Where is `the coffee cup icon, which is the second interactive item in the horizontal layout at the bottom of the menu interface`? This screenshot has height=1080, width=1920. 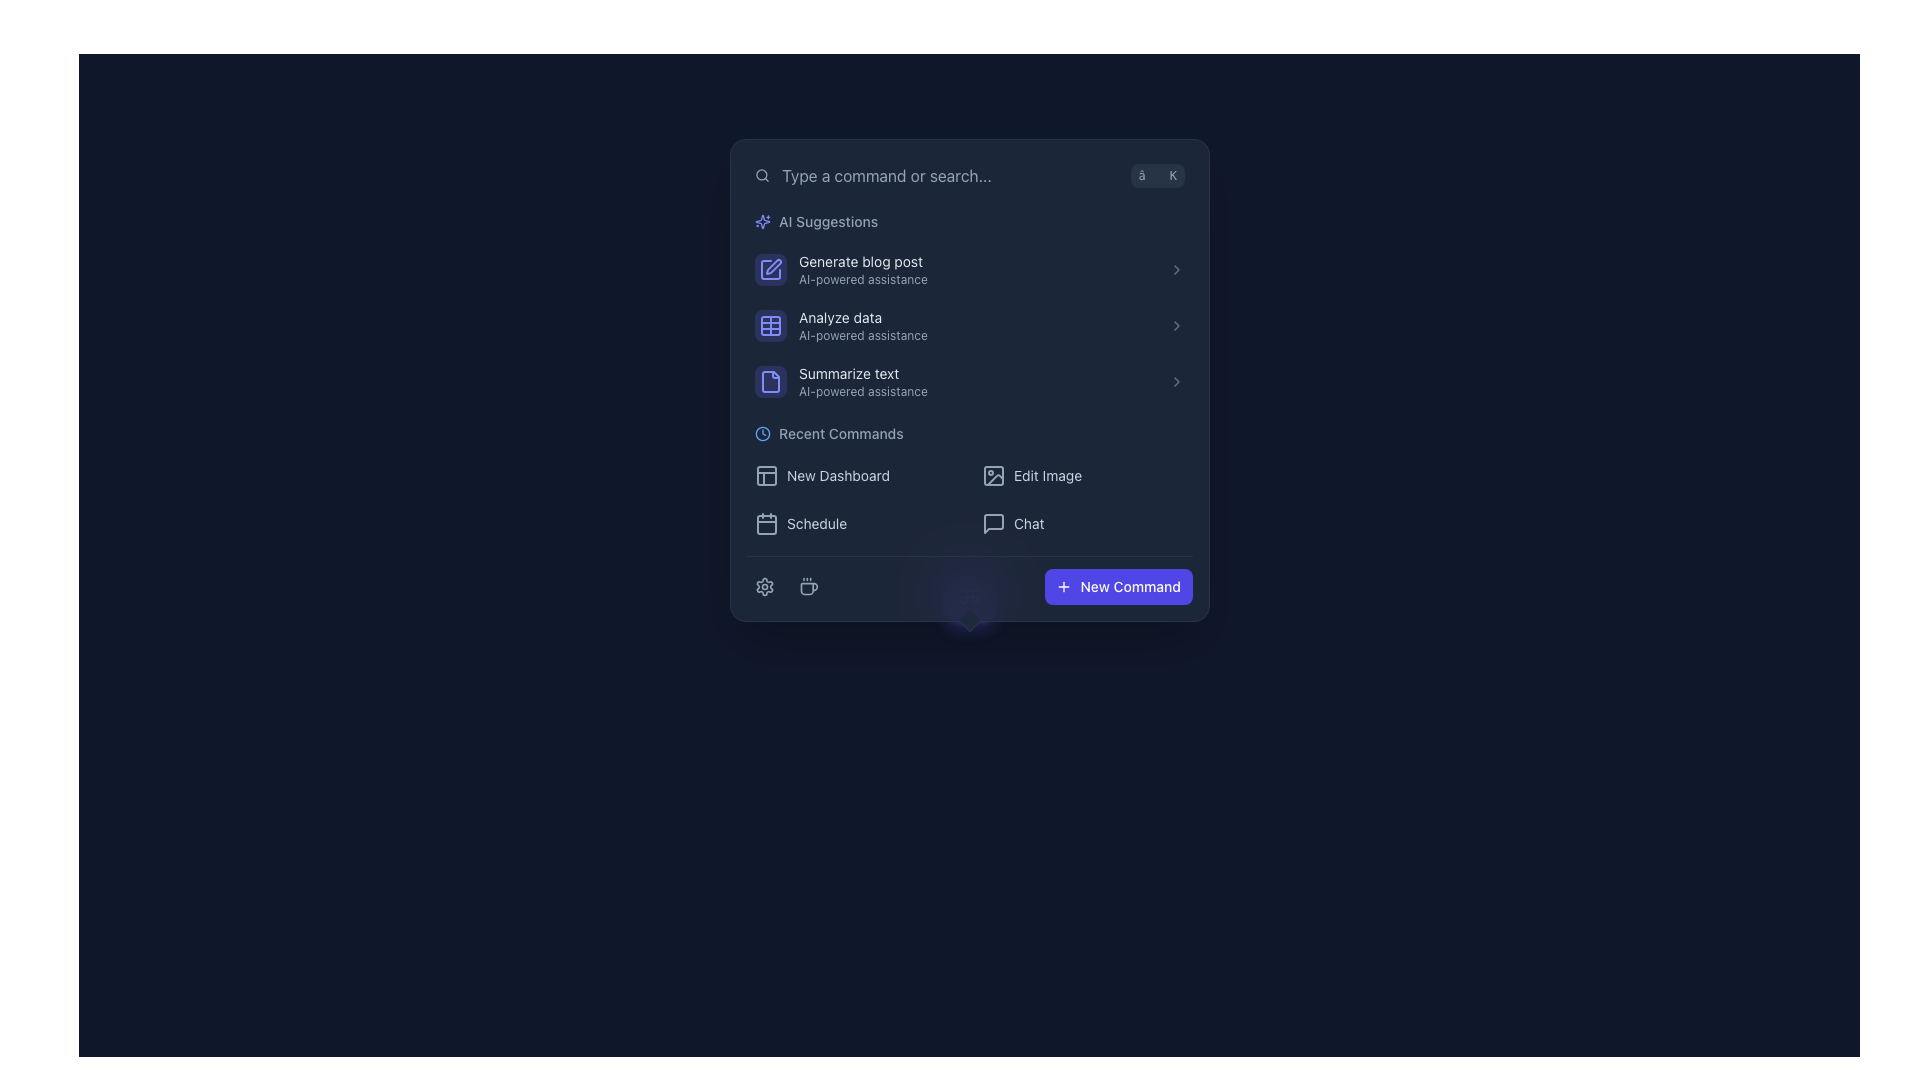 the coffee cup icon, which is the second interactive item in the horizontal layout at the bottom of the menu interface is located at coordinates (808, 585).